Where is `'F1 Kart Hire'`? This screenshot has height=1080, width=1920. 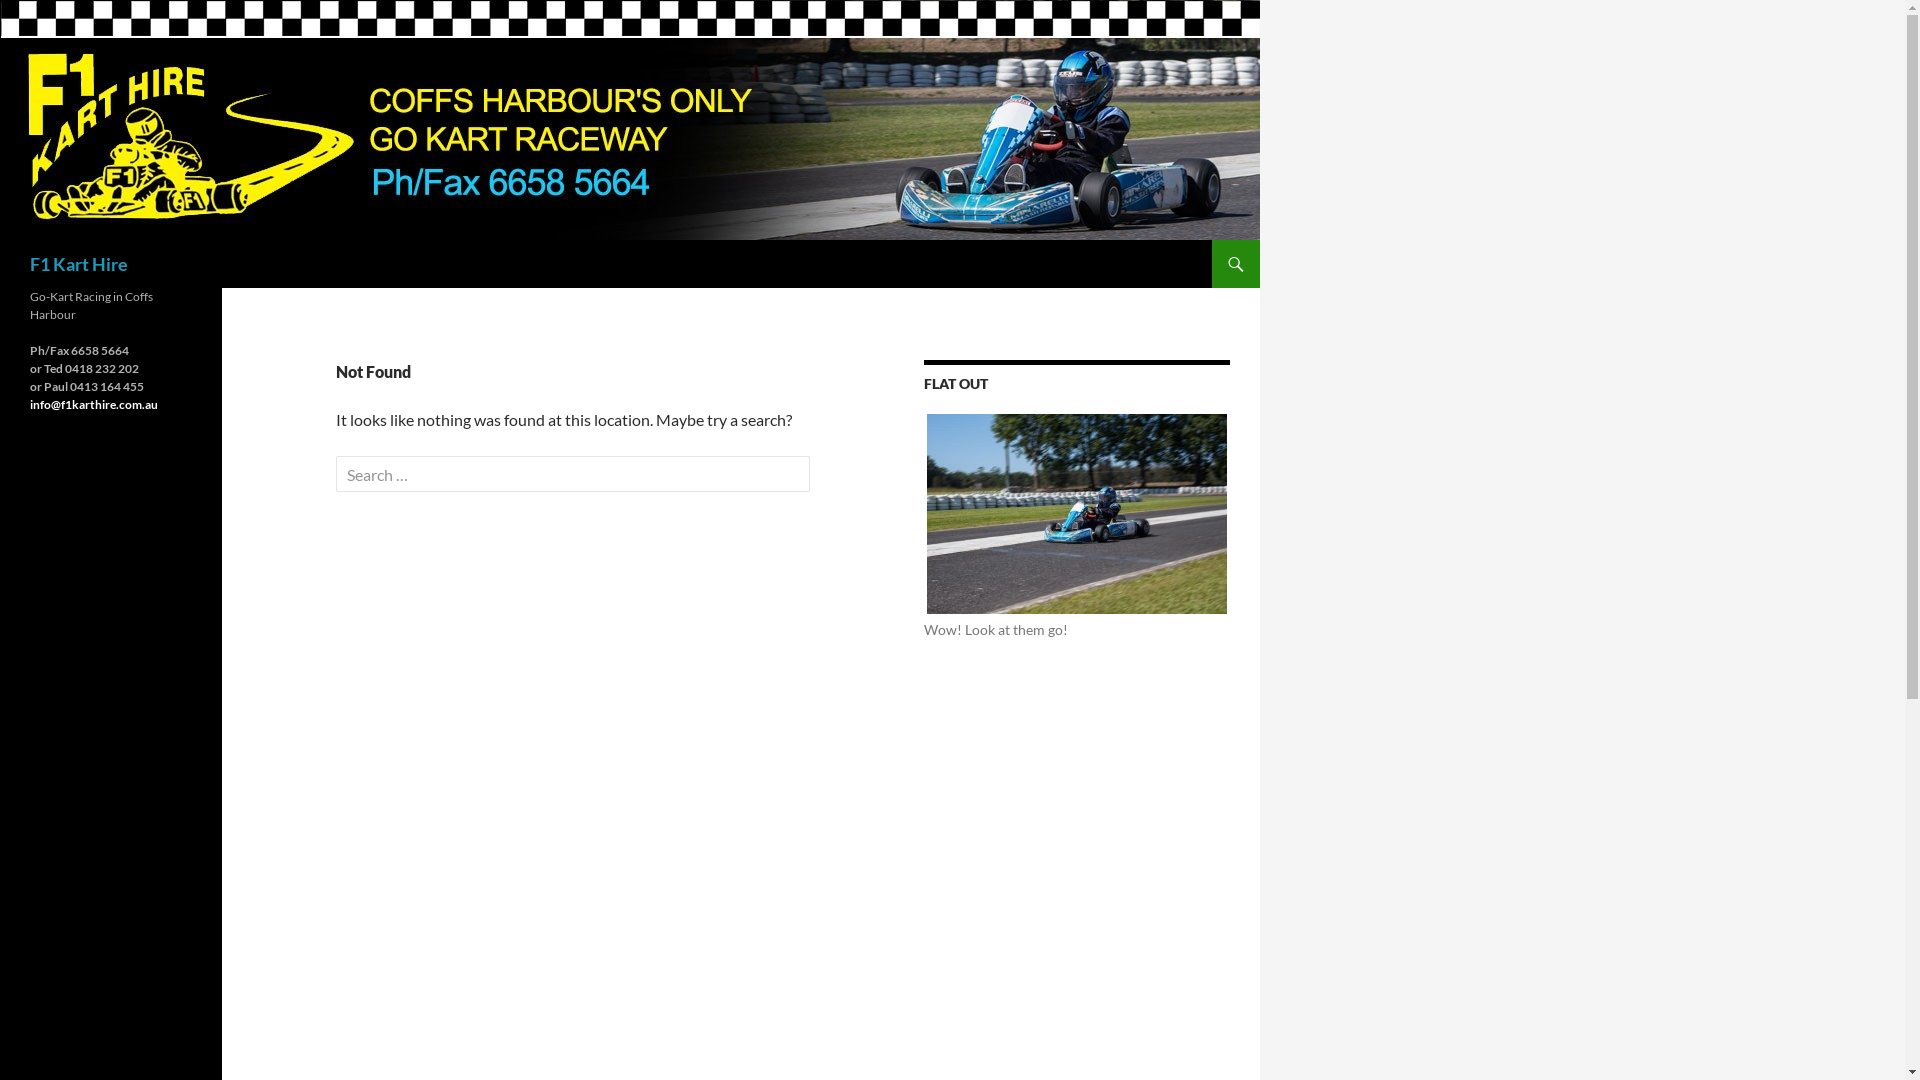
'F1 Kart Hire' is located at coordinates (78, 262).